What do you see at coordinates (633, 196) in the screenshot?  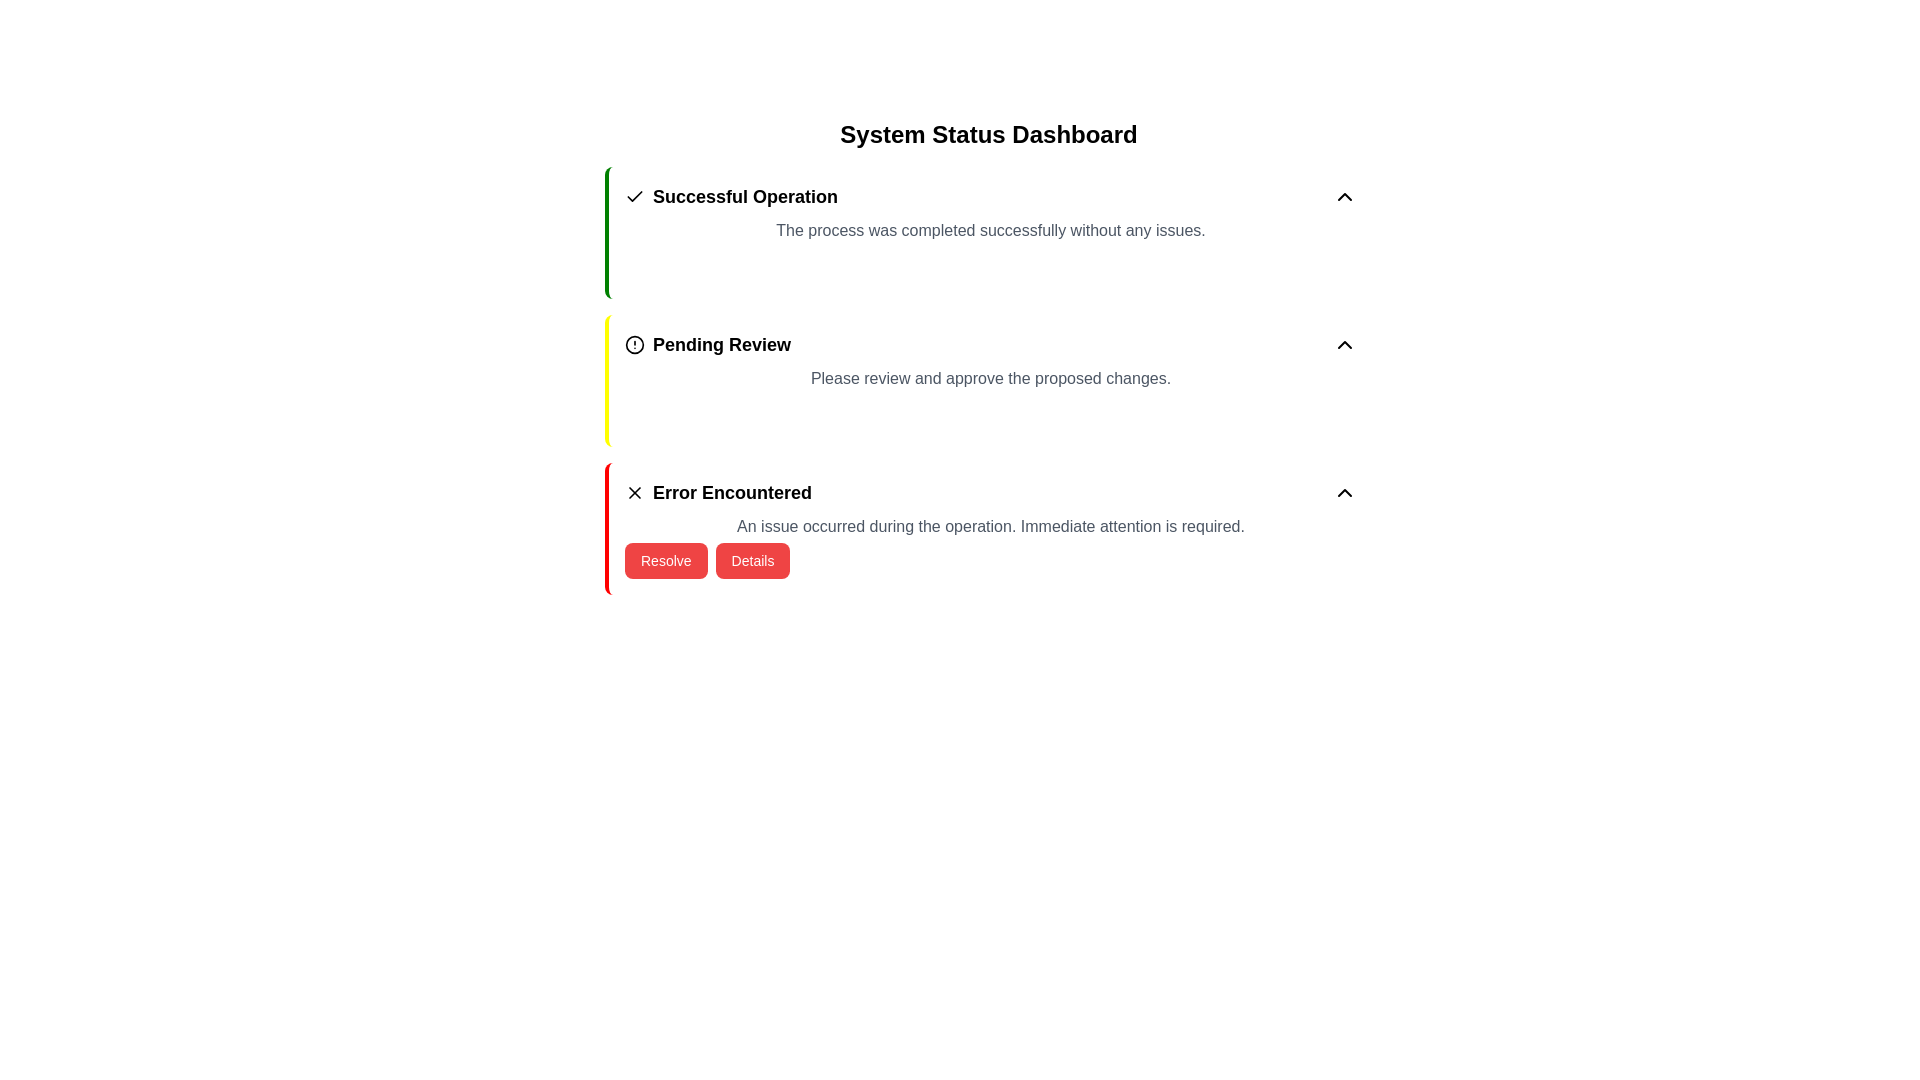 I see `the green checkmark icon indicating success, which is located to the left of the 'Successful Operation' text in the System Status Dashboard` at bounding box center [633, 196].